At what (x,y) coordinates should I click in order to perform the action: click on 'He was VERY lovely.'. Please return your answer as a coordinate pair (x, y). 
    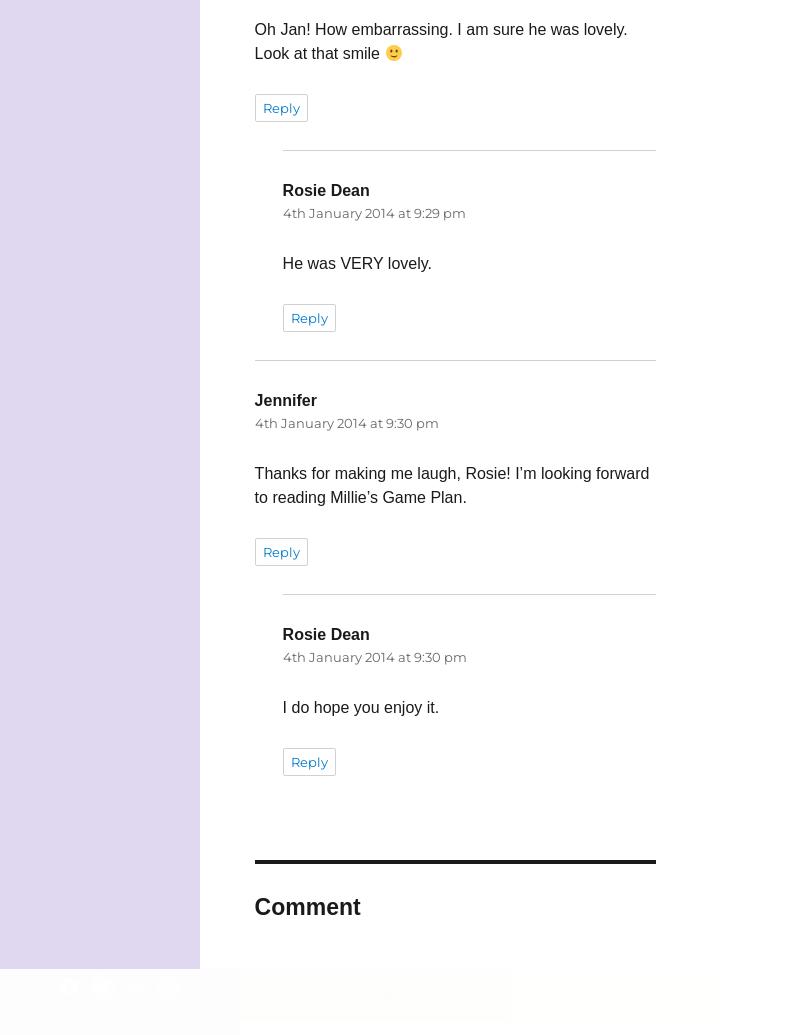
    Looking at the image, I should click on (357, 263).